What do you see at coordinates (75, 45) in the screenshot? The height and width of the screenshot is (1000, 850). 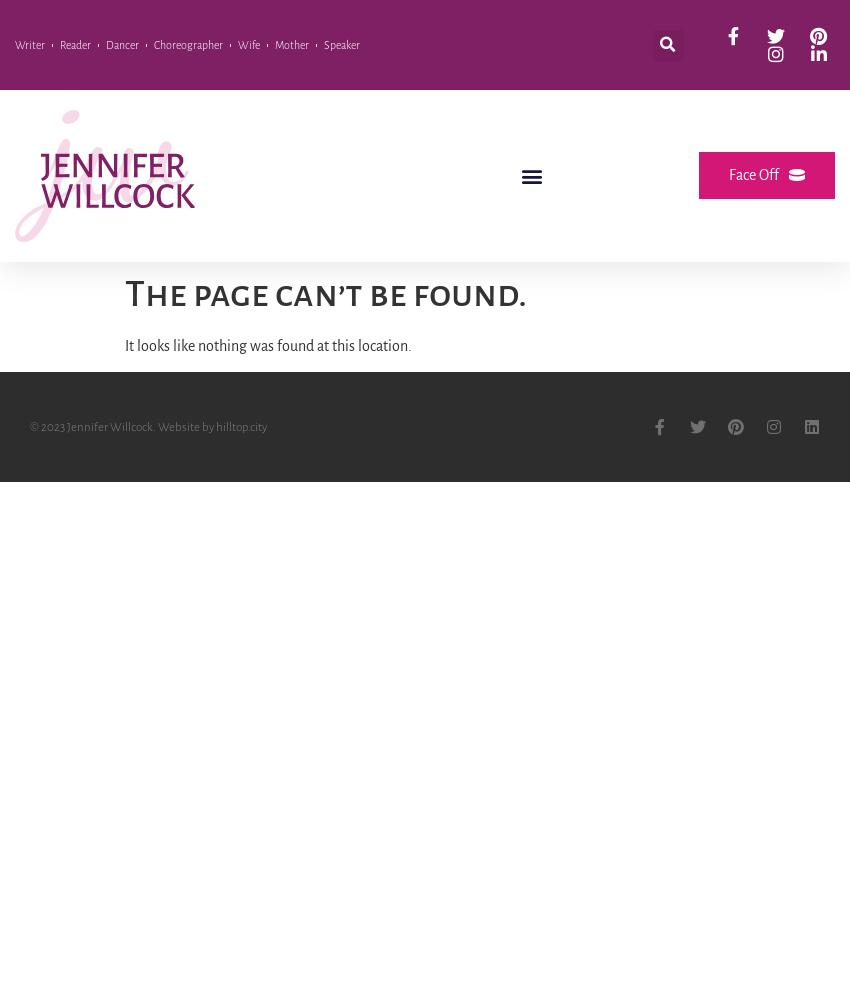 I see `'Reader'` at bounding box center [75, 45].